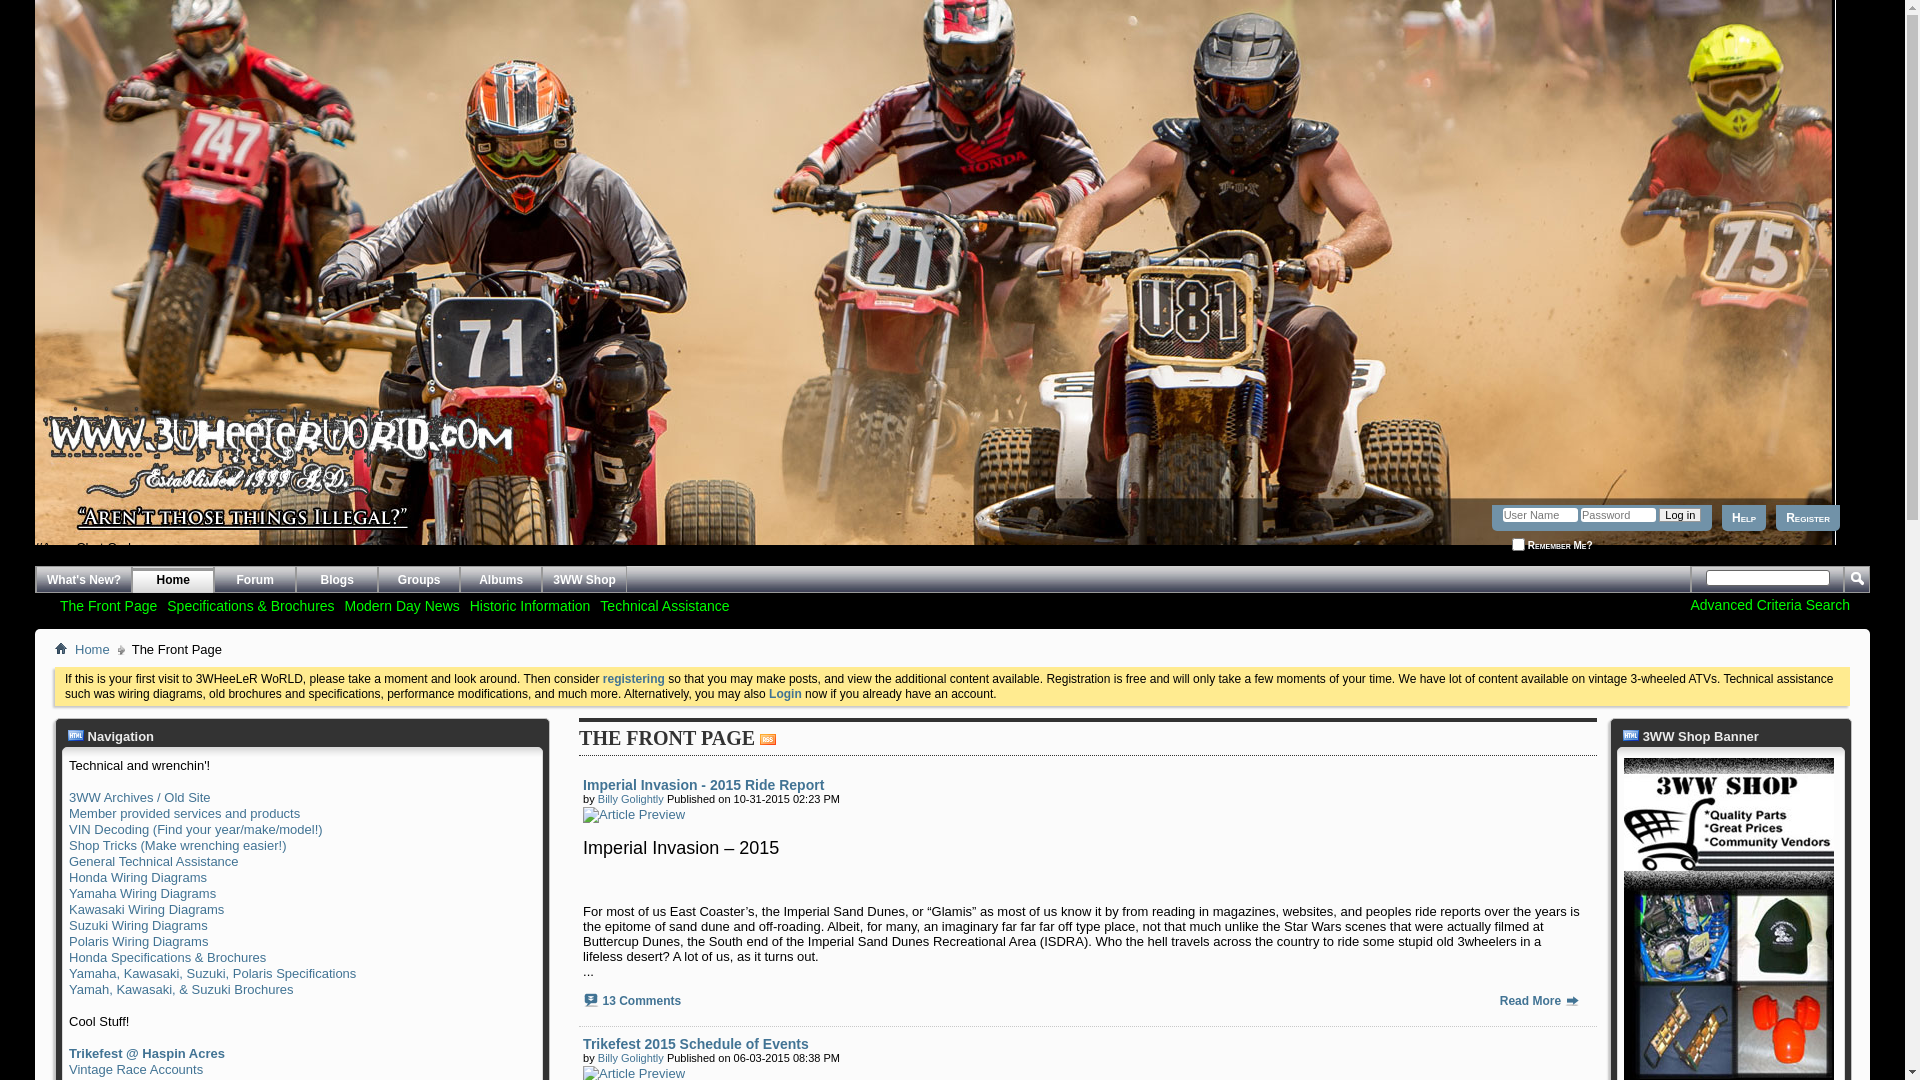 Image resolution: width=1920 pixels, height=1080 pixels. What do you see at coordinates (167, 956) in the screenshot?
I see `'Honda Specifications & Brochures'` at bounding box center [167, 956].